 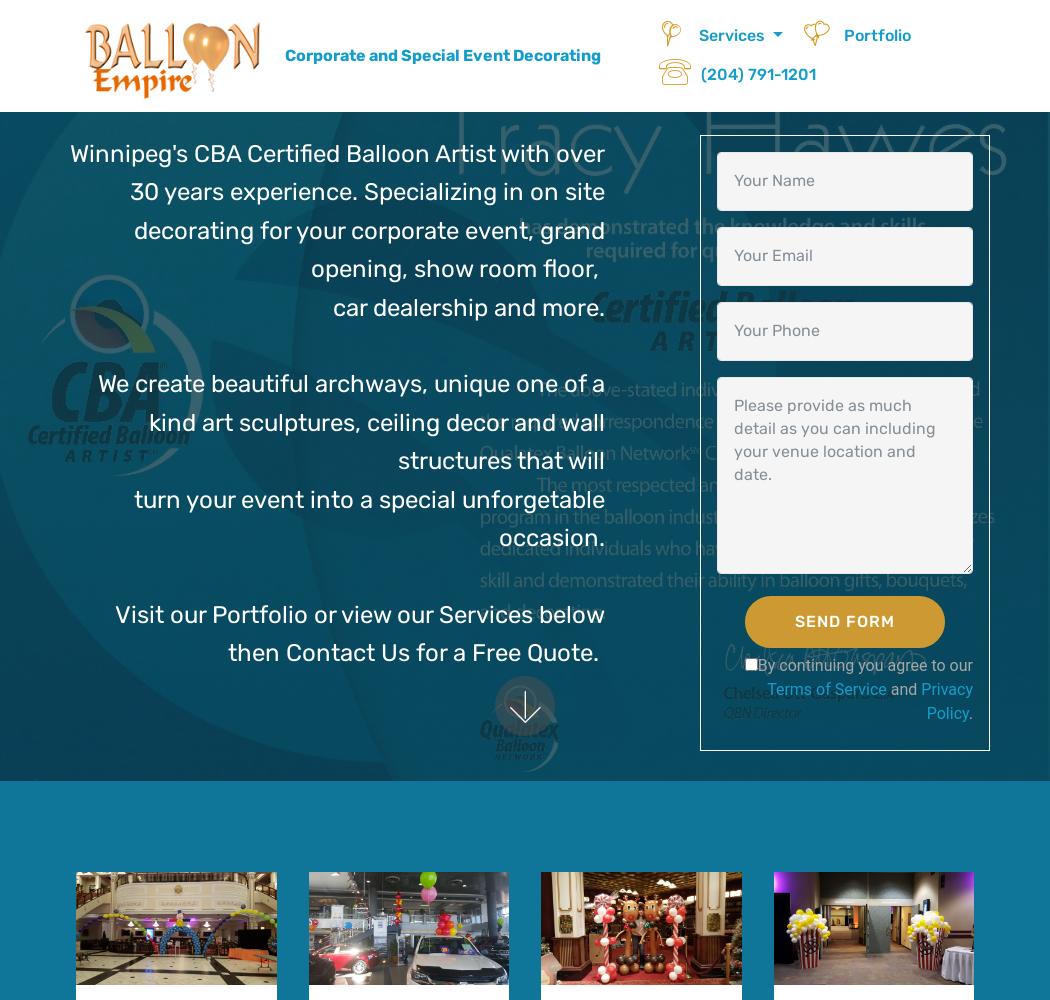 What do you see at coordinates (757, 665) in the screenshot?
I see `'By continuing you agree to our'` at bounding box center [757, 665].